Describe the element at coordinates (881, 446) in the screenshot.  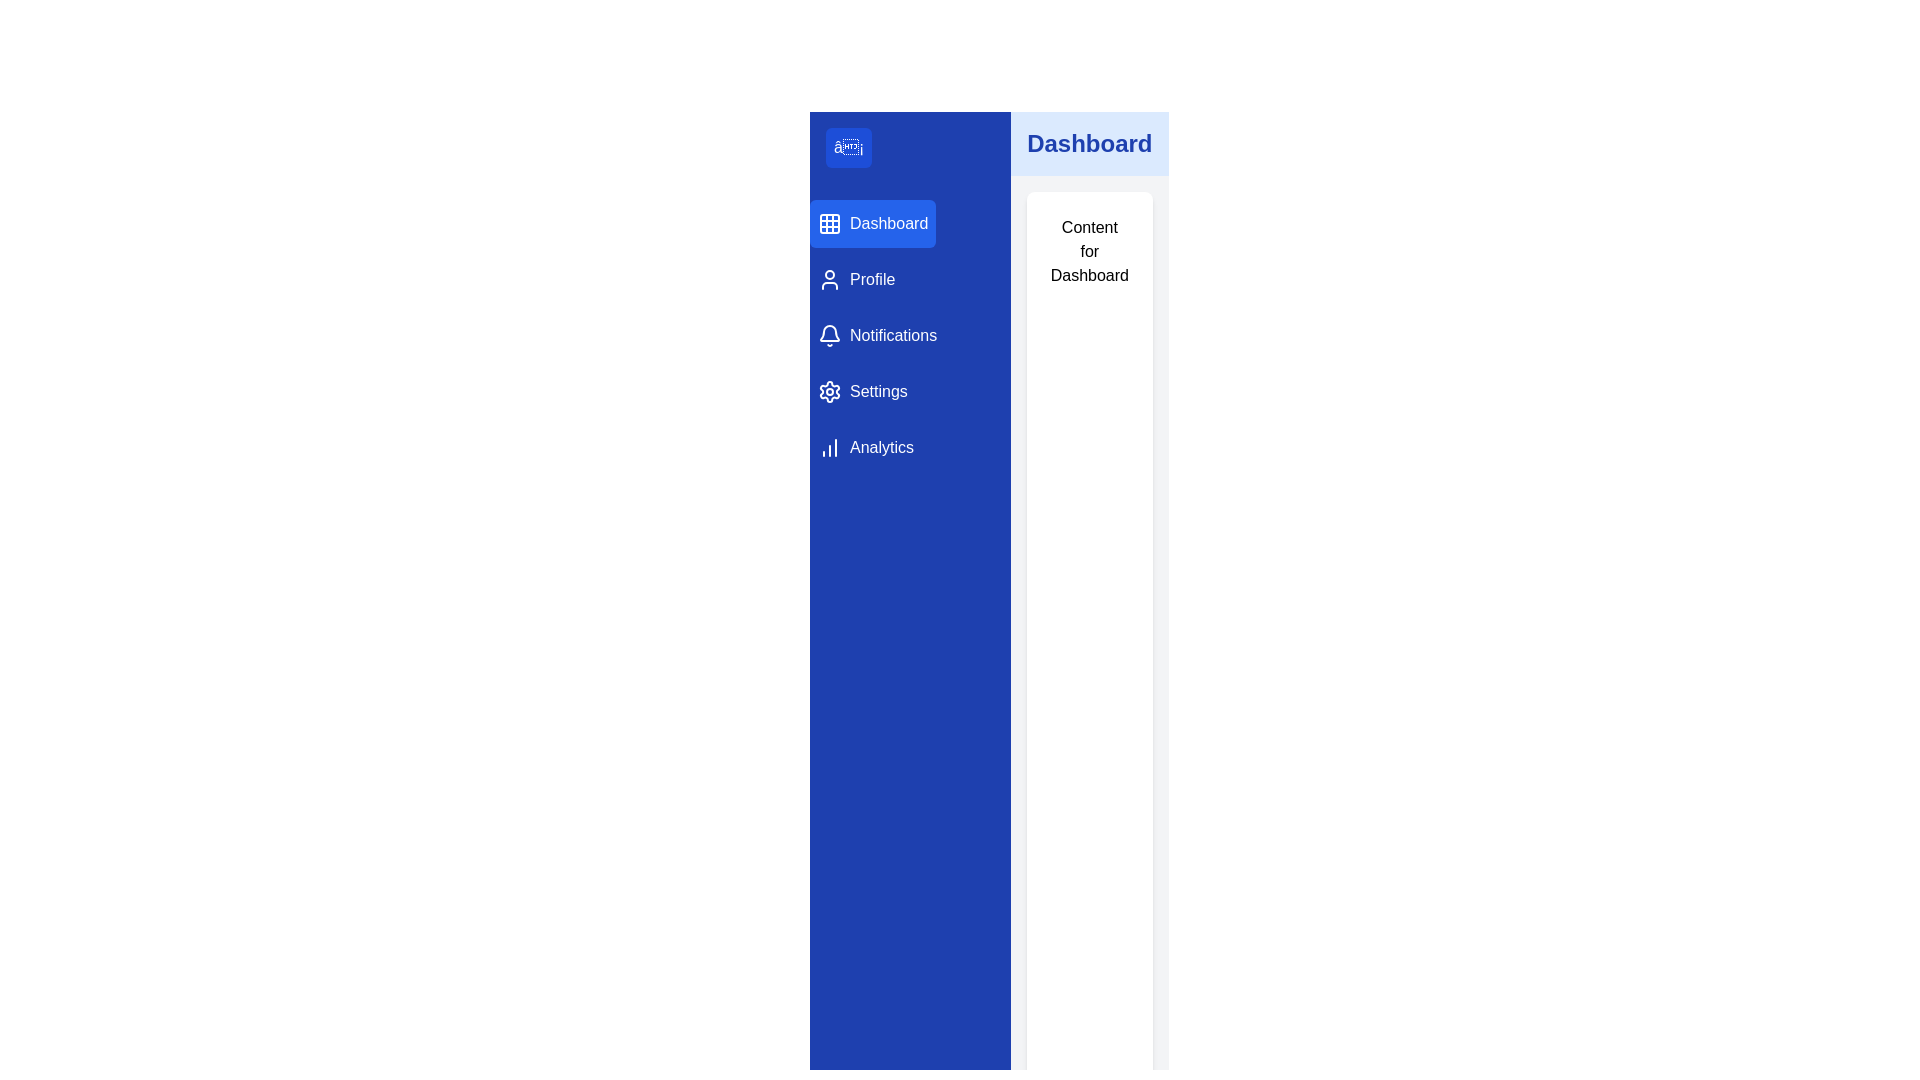
I see `the textual navigation label located on the left sidebar under 'Settings'` at that location.